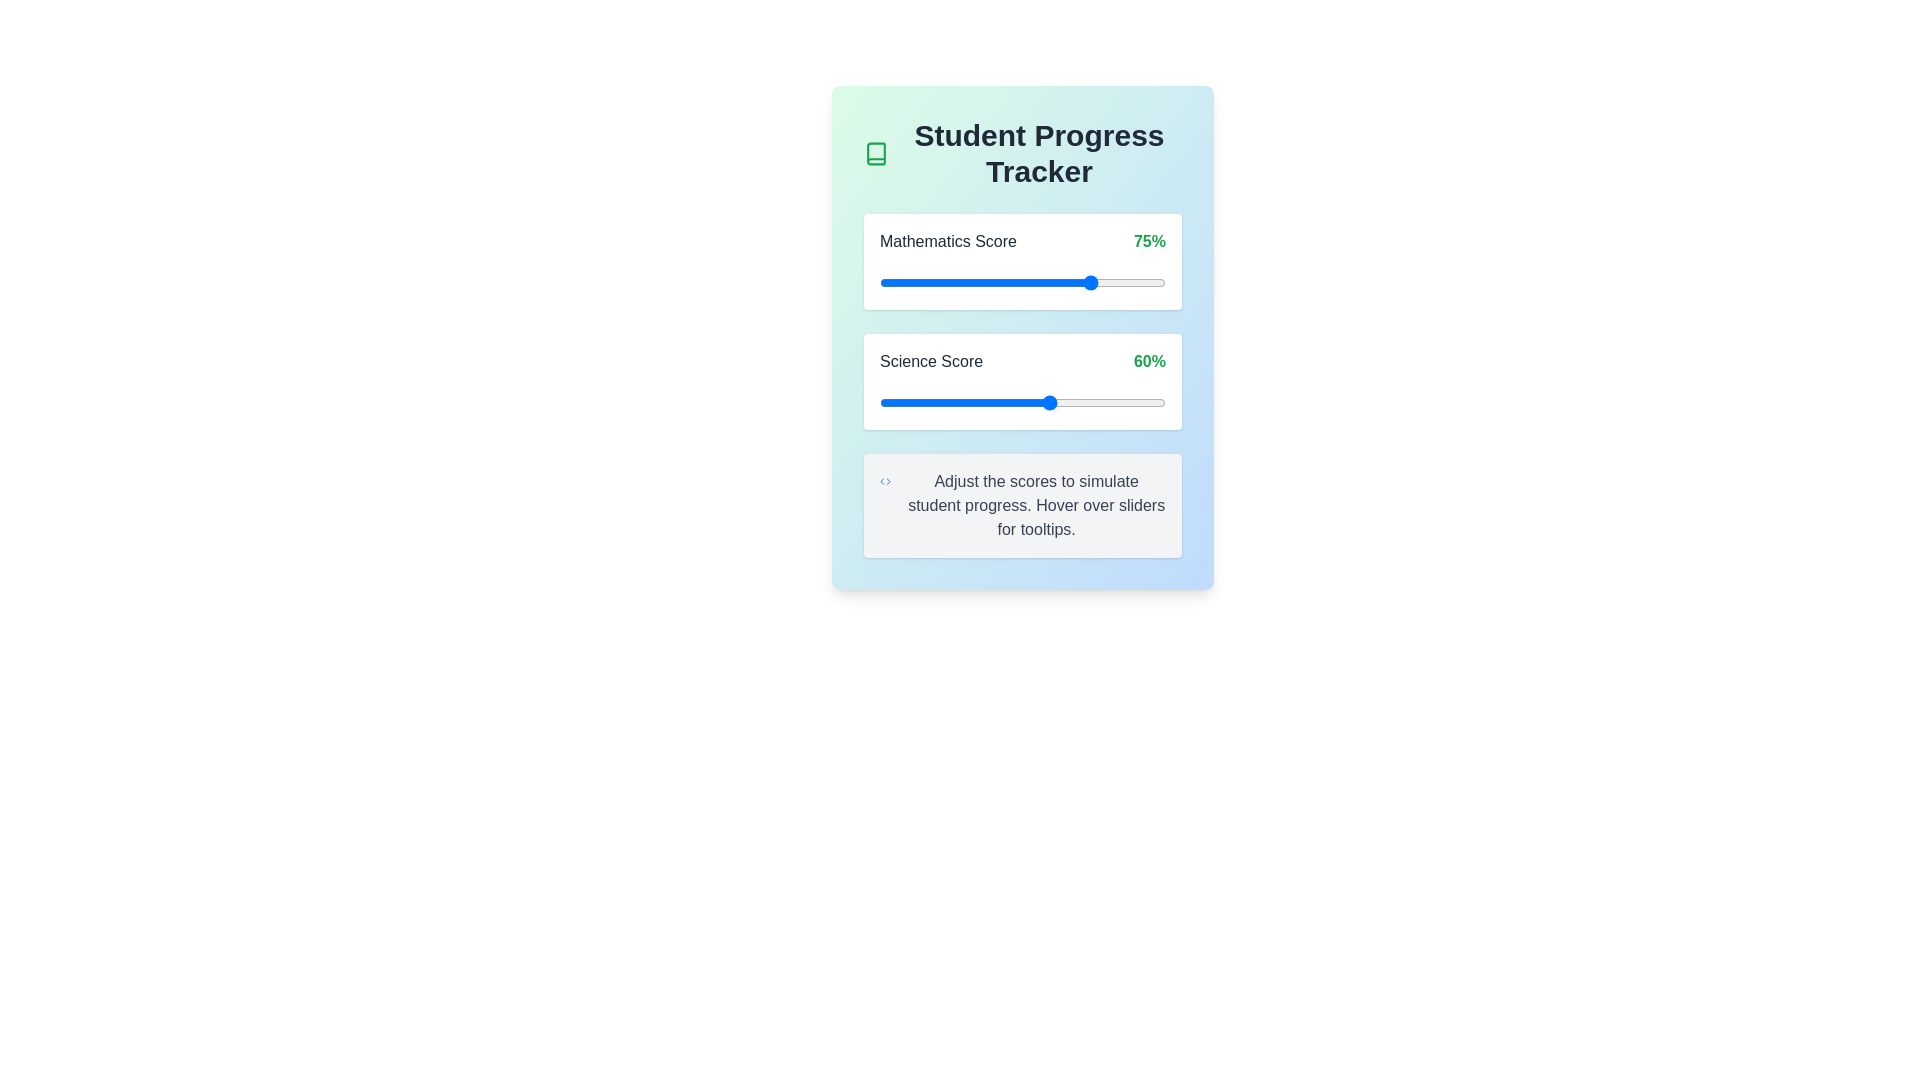  What do you see at coordinates (971, 402) in the screenshot?
I see `the Science Score slider to 32%` at bounding box center [971, 402].